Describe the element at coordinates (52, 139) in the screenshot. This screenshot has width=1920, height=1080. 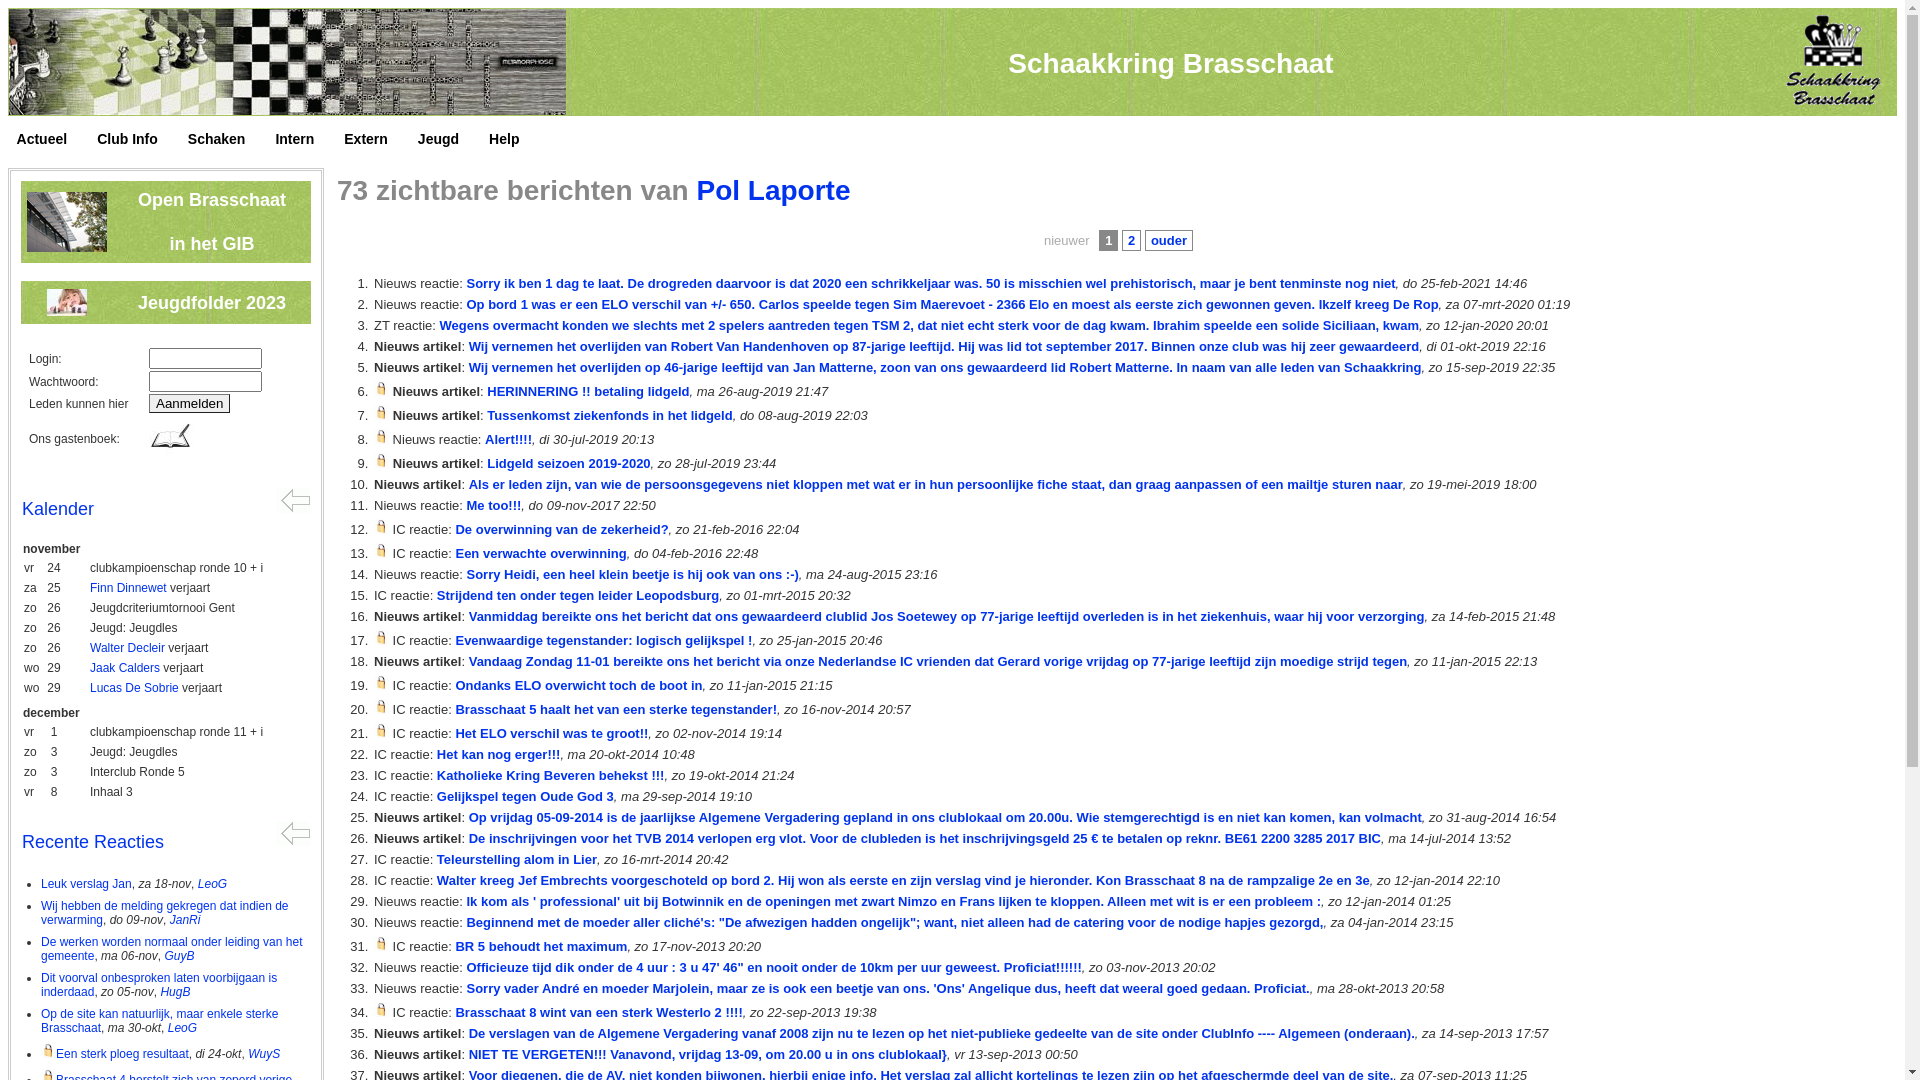
I see `'Actueel'` at that location.